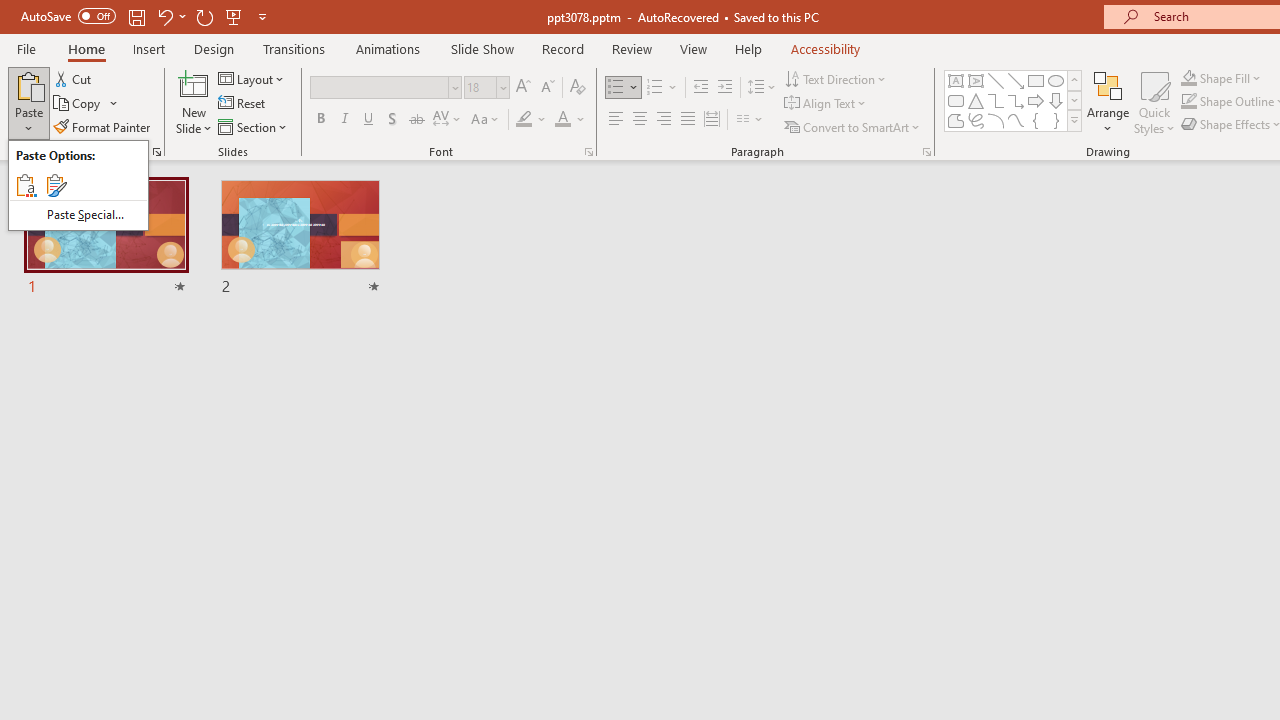  Describe the element at coordinates (74, 78) in the screenshot. I see `'Cut'` at that location.